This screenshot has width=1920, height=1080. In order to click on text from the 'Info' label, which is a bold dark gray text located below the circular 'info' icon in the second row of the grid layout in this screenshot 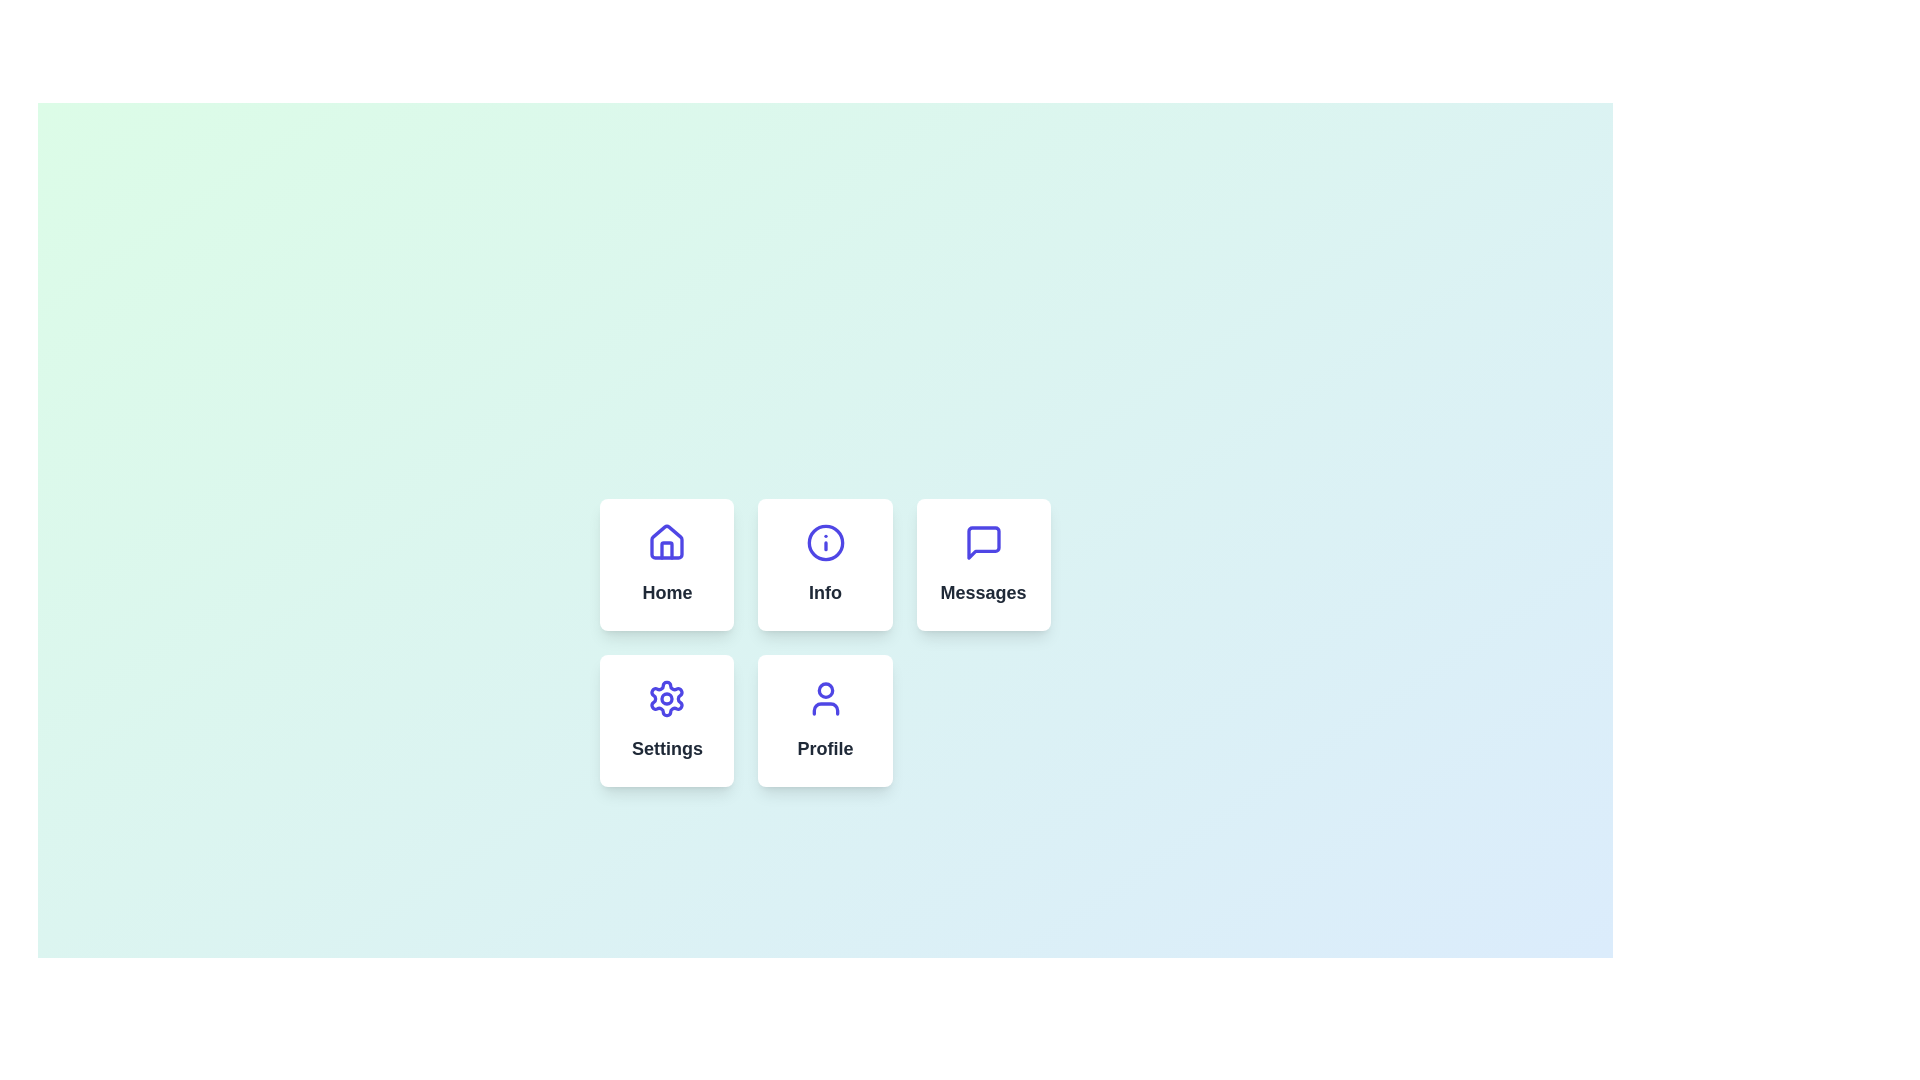, I will do `click(825, 592)`.